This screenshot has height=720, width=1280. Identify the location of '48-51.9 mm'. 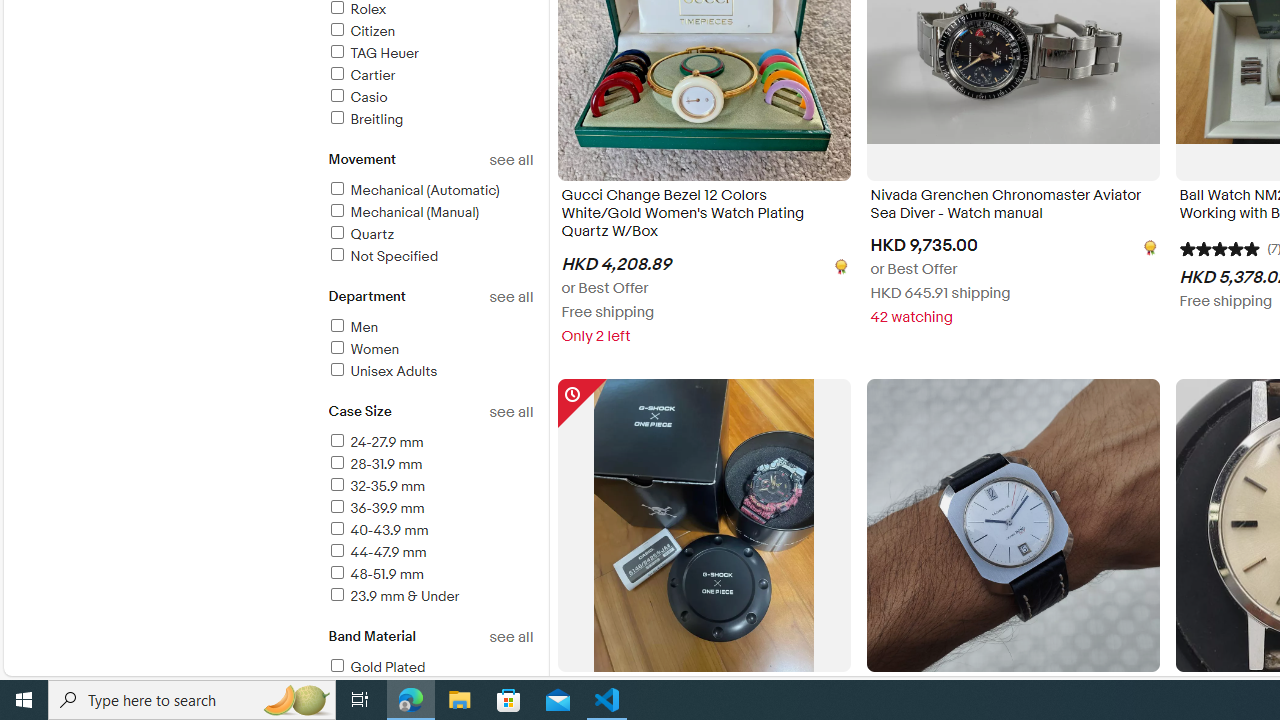
(375, 574).